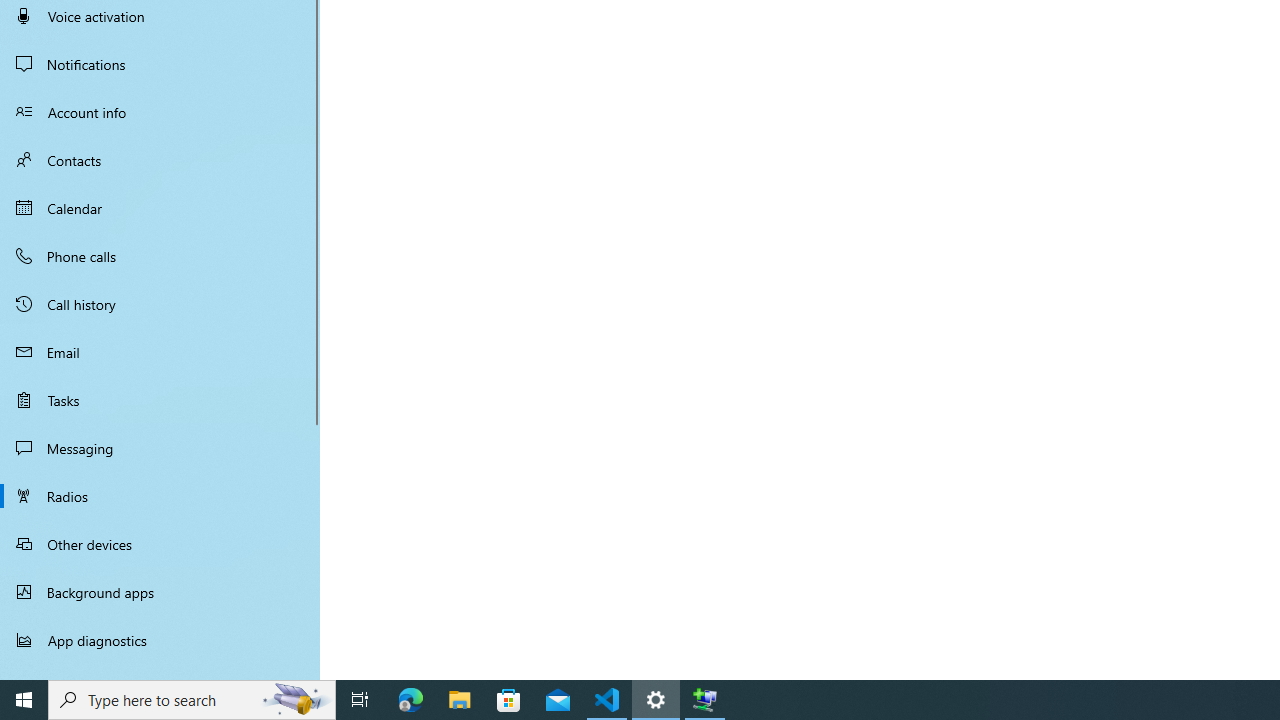 The image size is (1280, 720). Describe the element at coordinates (160, 304) in the screenshot. I see `'Call history'` at that location.